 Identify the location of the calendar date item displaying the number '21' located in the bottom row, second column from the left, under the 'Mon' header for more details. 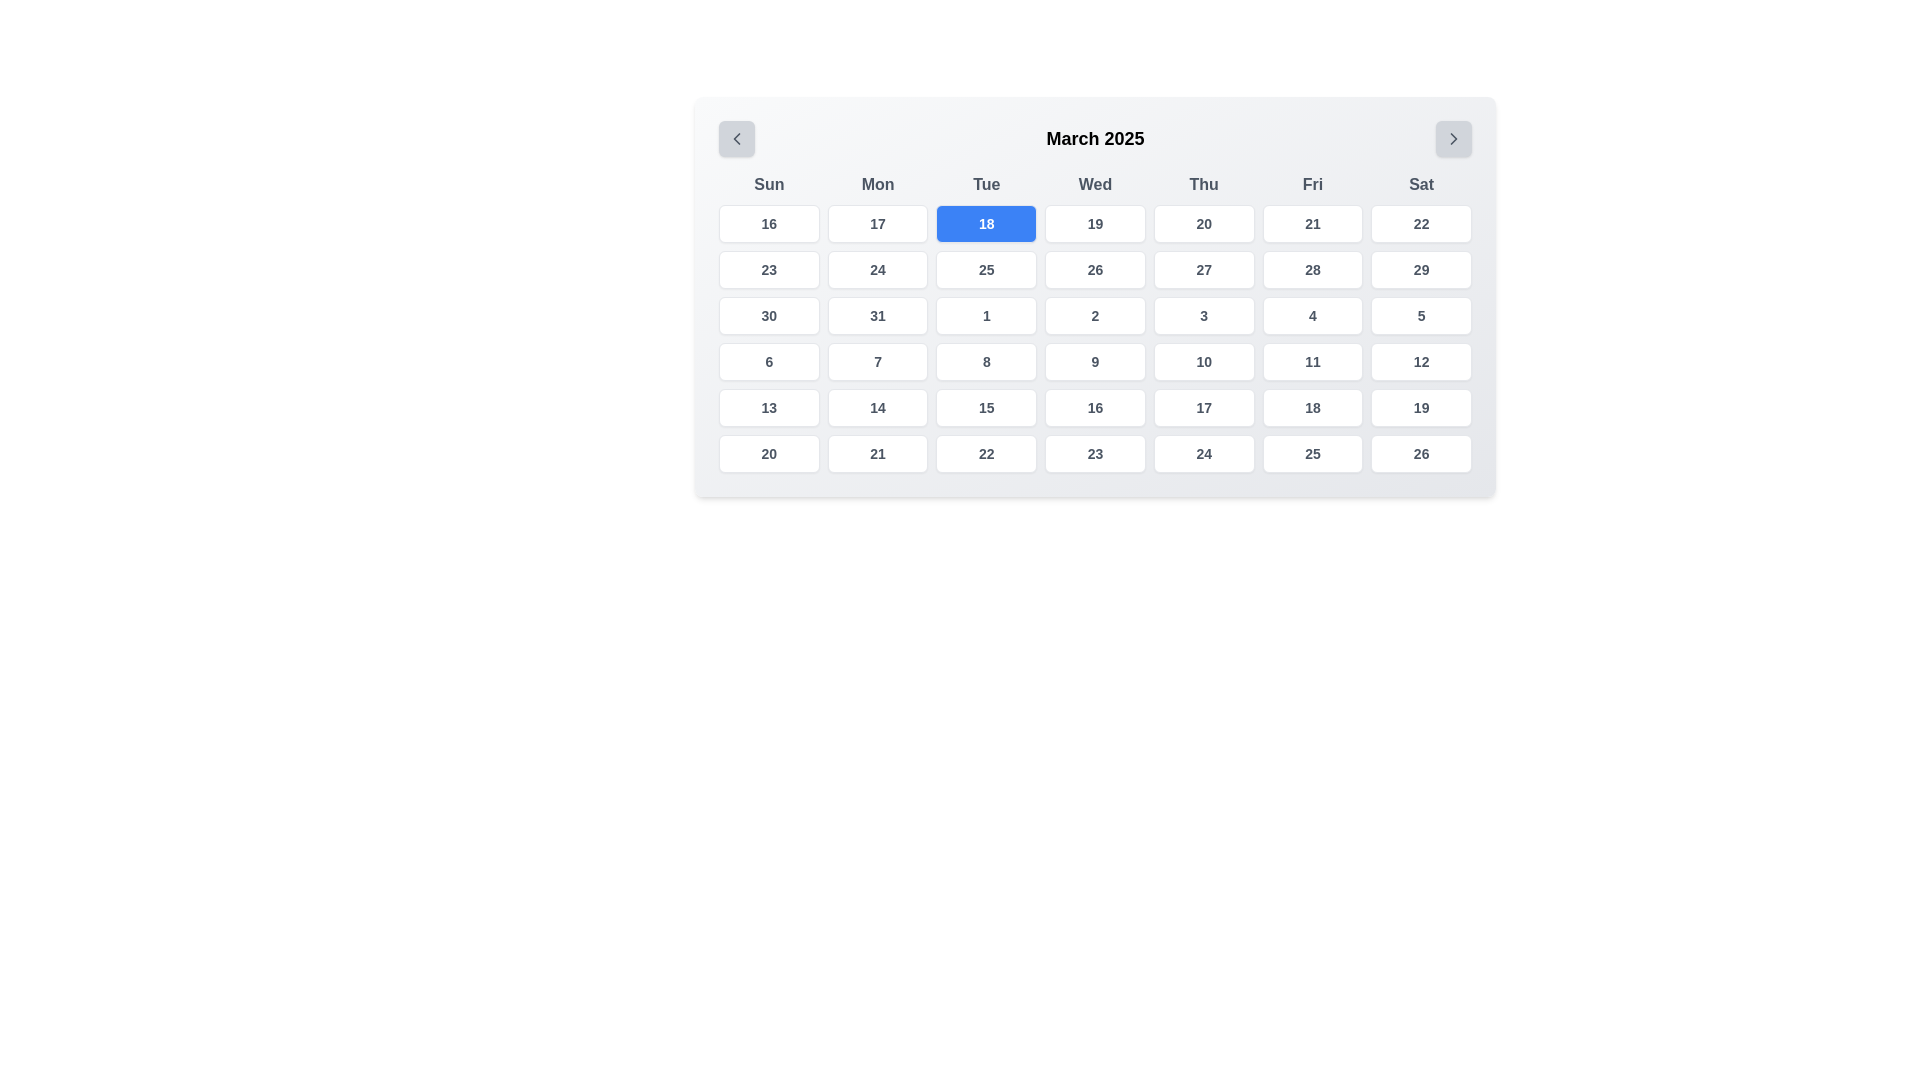
(878, 454).